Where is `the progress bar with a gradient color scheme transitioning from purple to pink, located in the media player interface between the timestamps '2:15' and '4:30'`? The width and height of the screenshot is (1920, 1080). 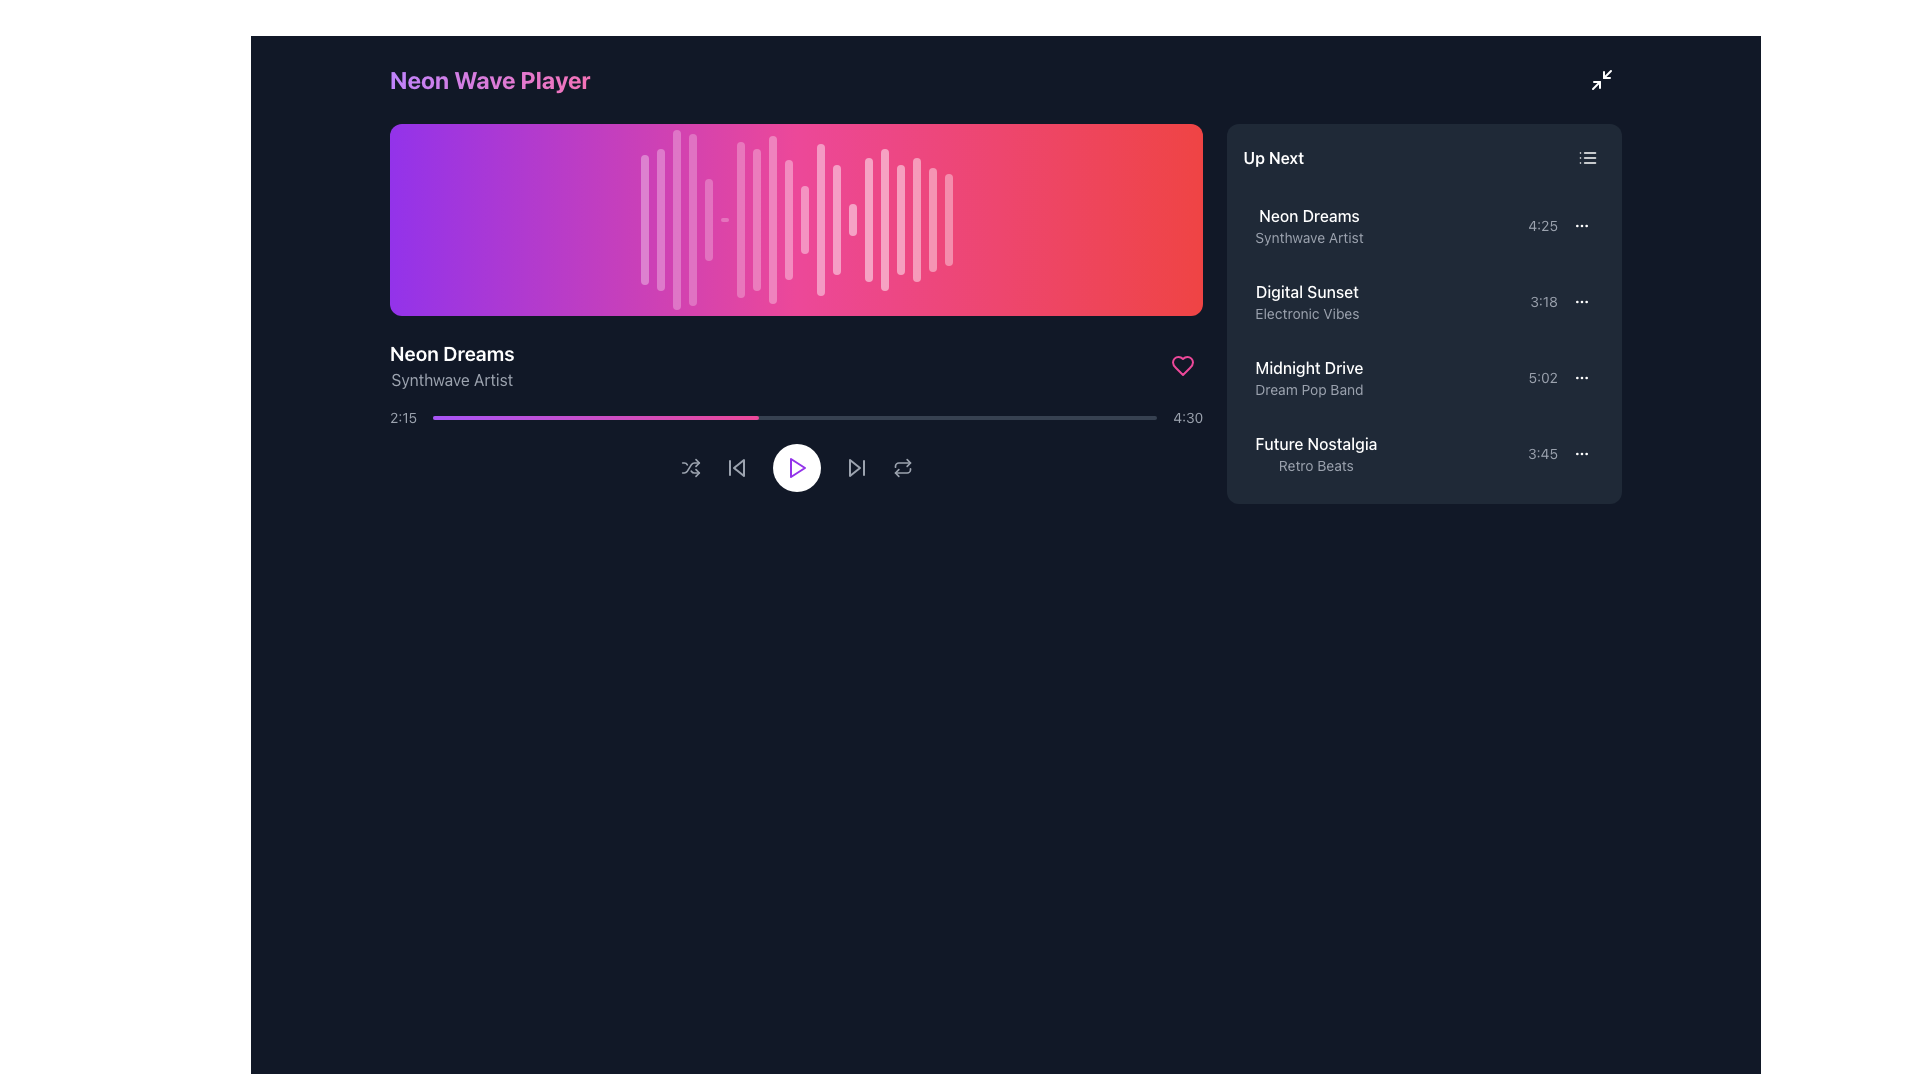 the progress bar with a gradient color scheme transitioning from purple to pink, located in the media player interface between the timestamps '2:15' and '4:30' is located at coordinates (794, 416).